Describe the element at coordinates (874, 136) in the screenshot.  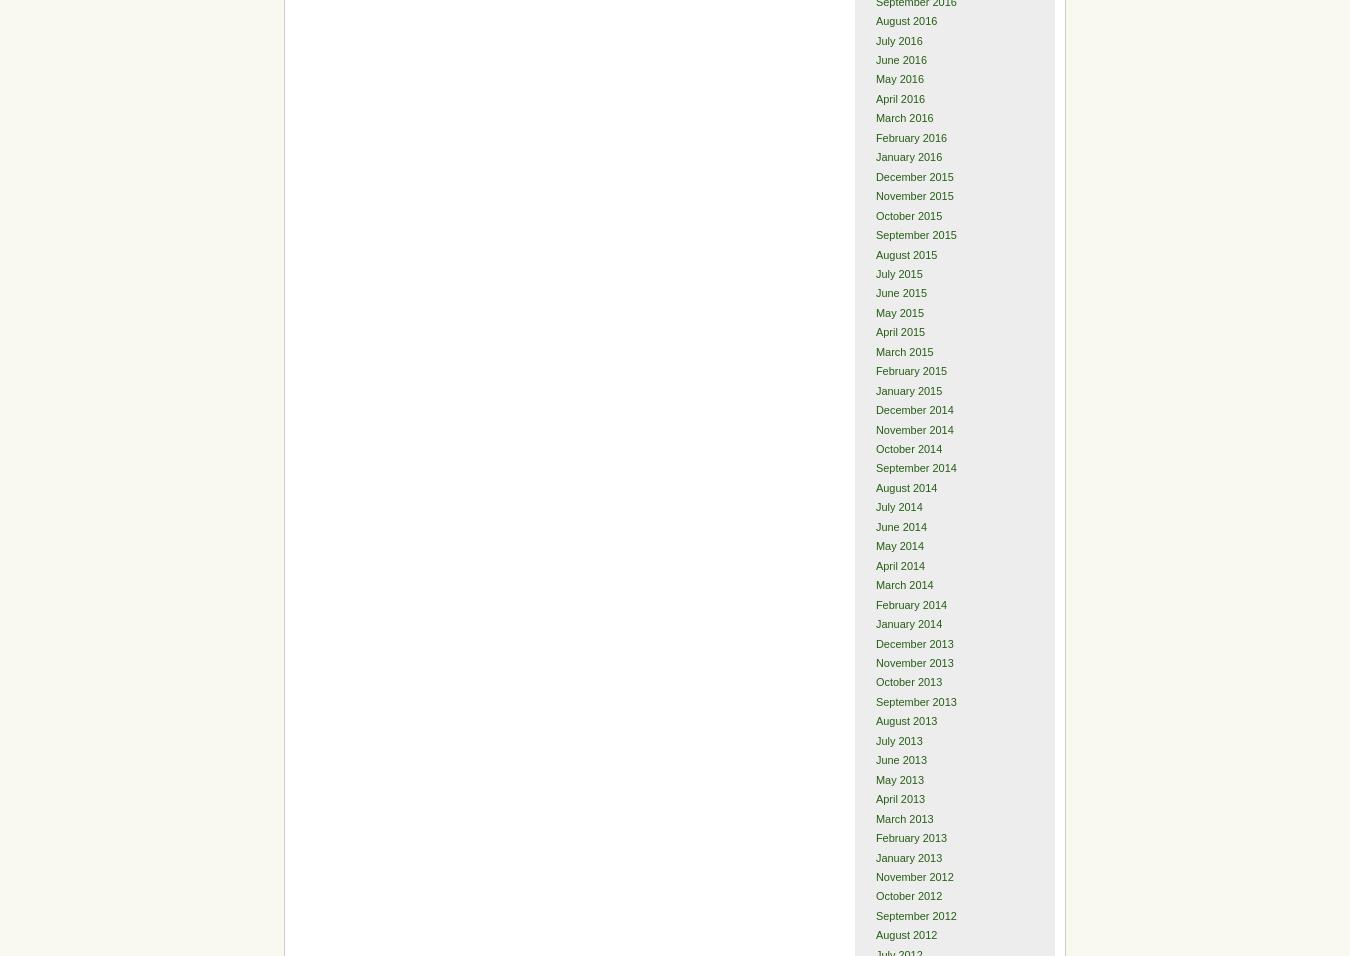
I see `'February 2016'` at that location.